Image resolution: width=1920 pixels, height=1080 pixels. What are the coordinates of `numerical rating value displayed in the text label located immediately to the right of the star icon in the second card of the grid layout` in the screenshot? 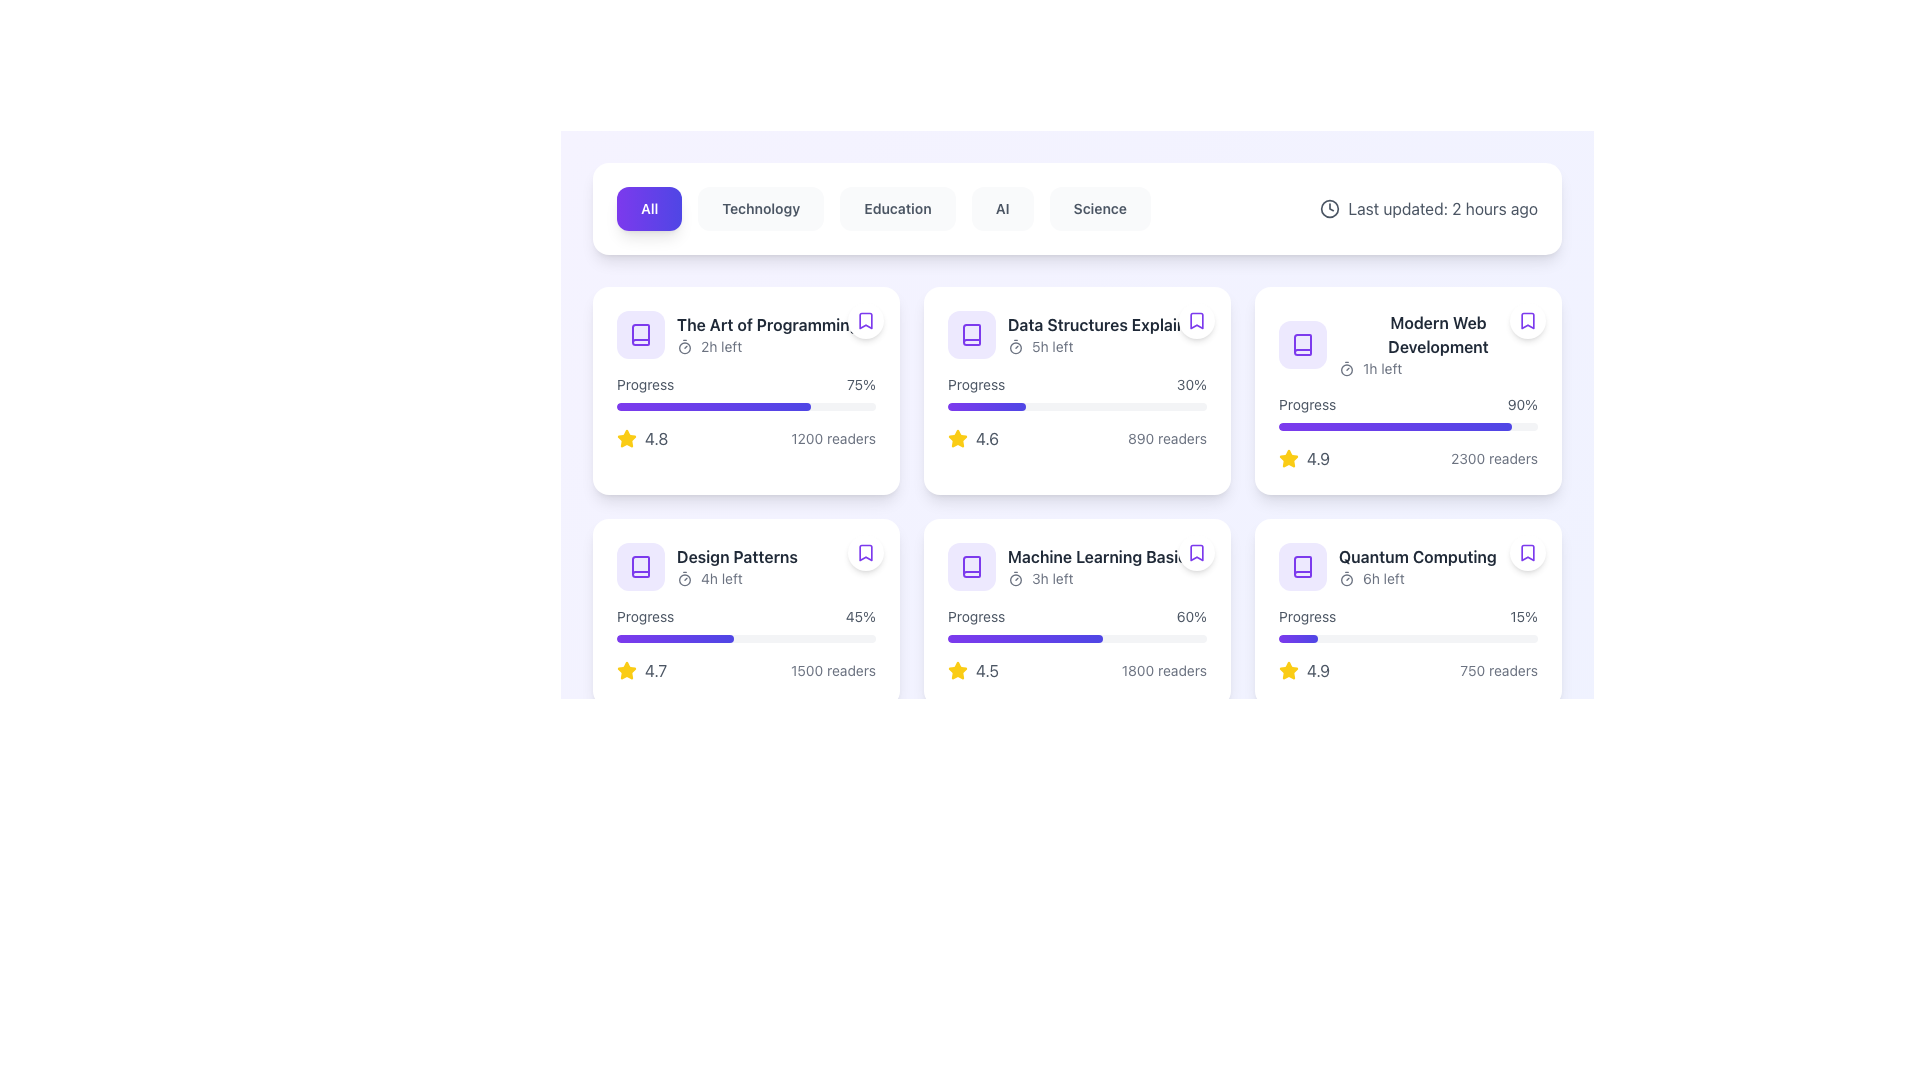 It's located at (987, 438).